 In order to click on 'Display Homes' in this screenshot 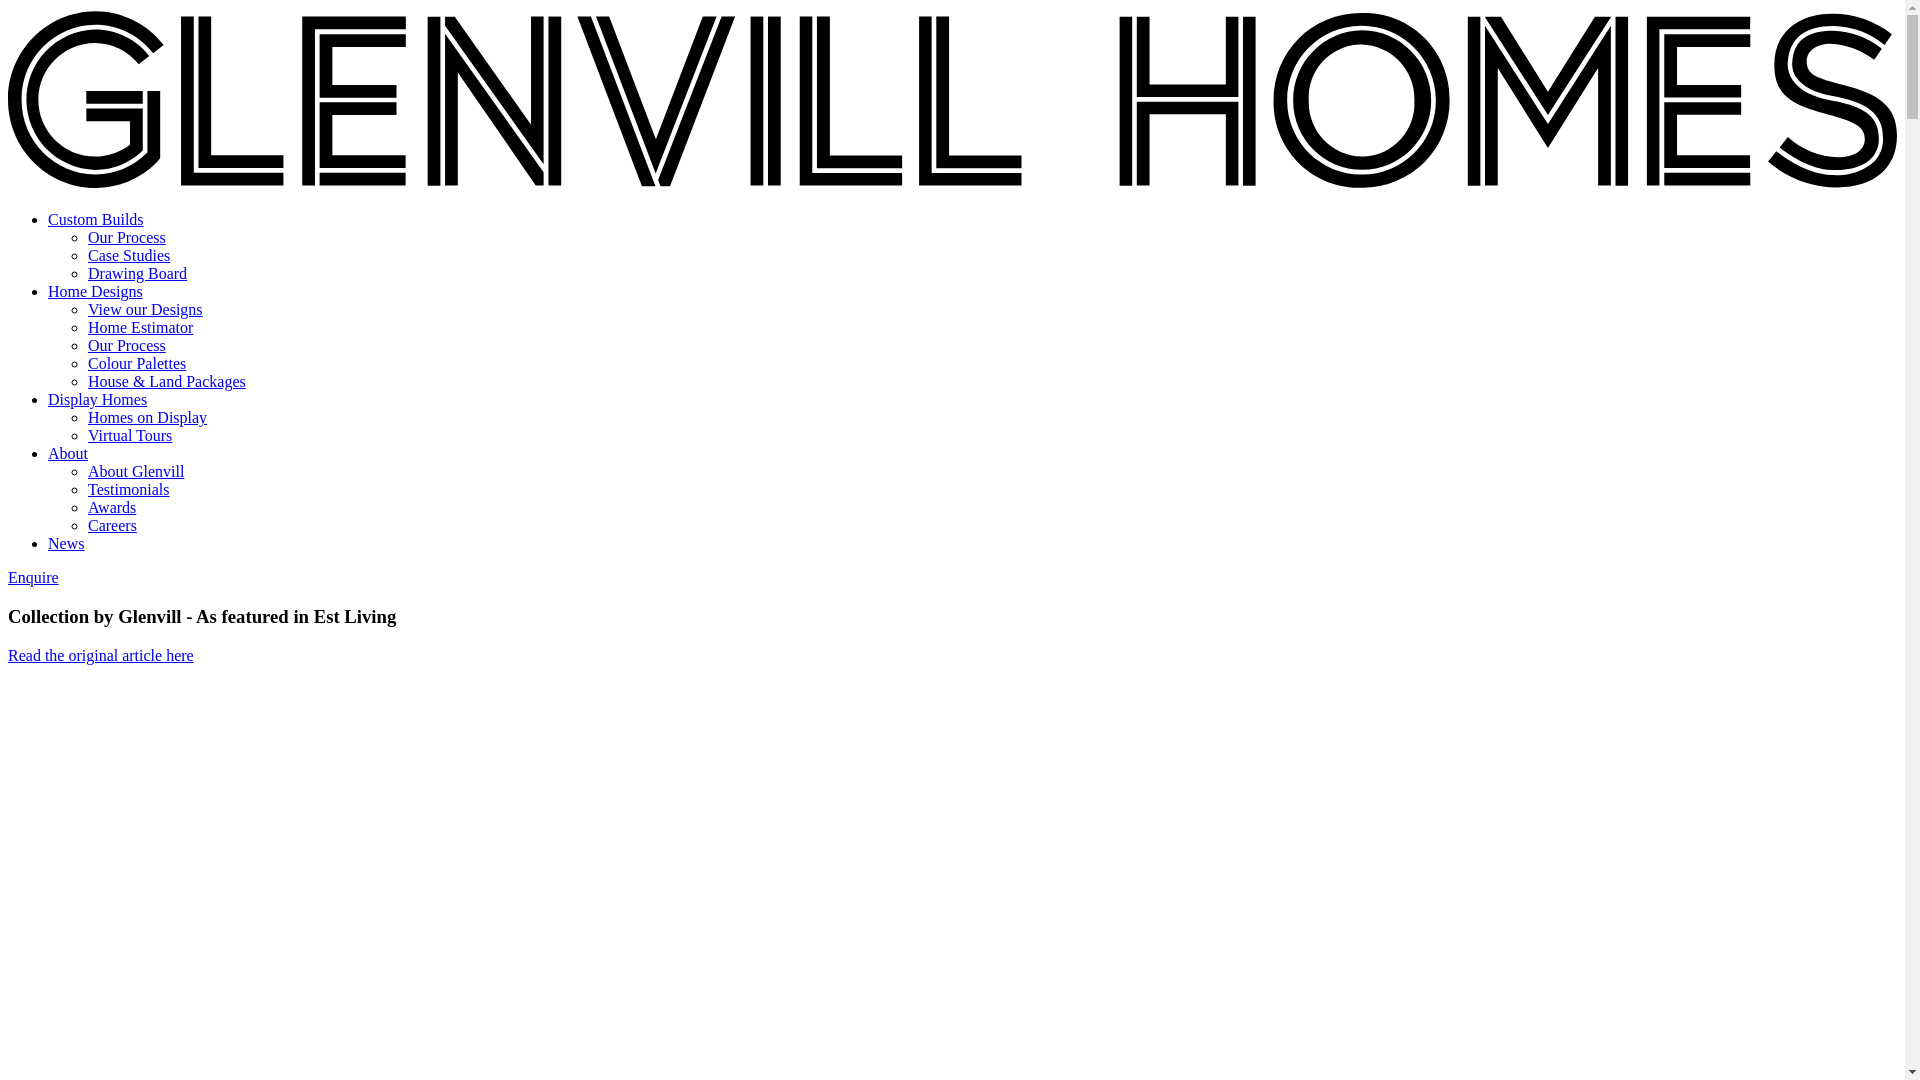, I will do `click(96, 399)`.